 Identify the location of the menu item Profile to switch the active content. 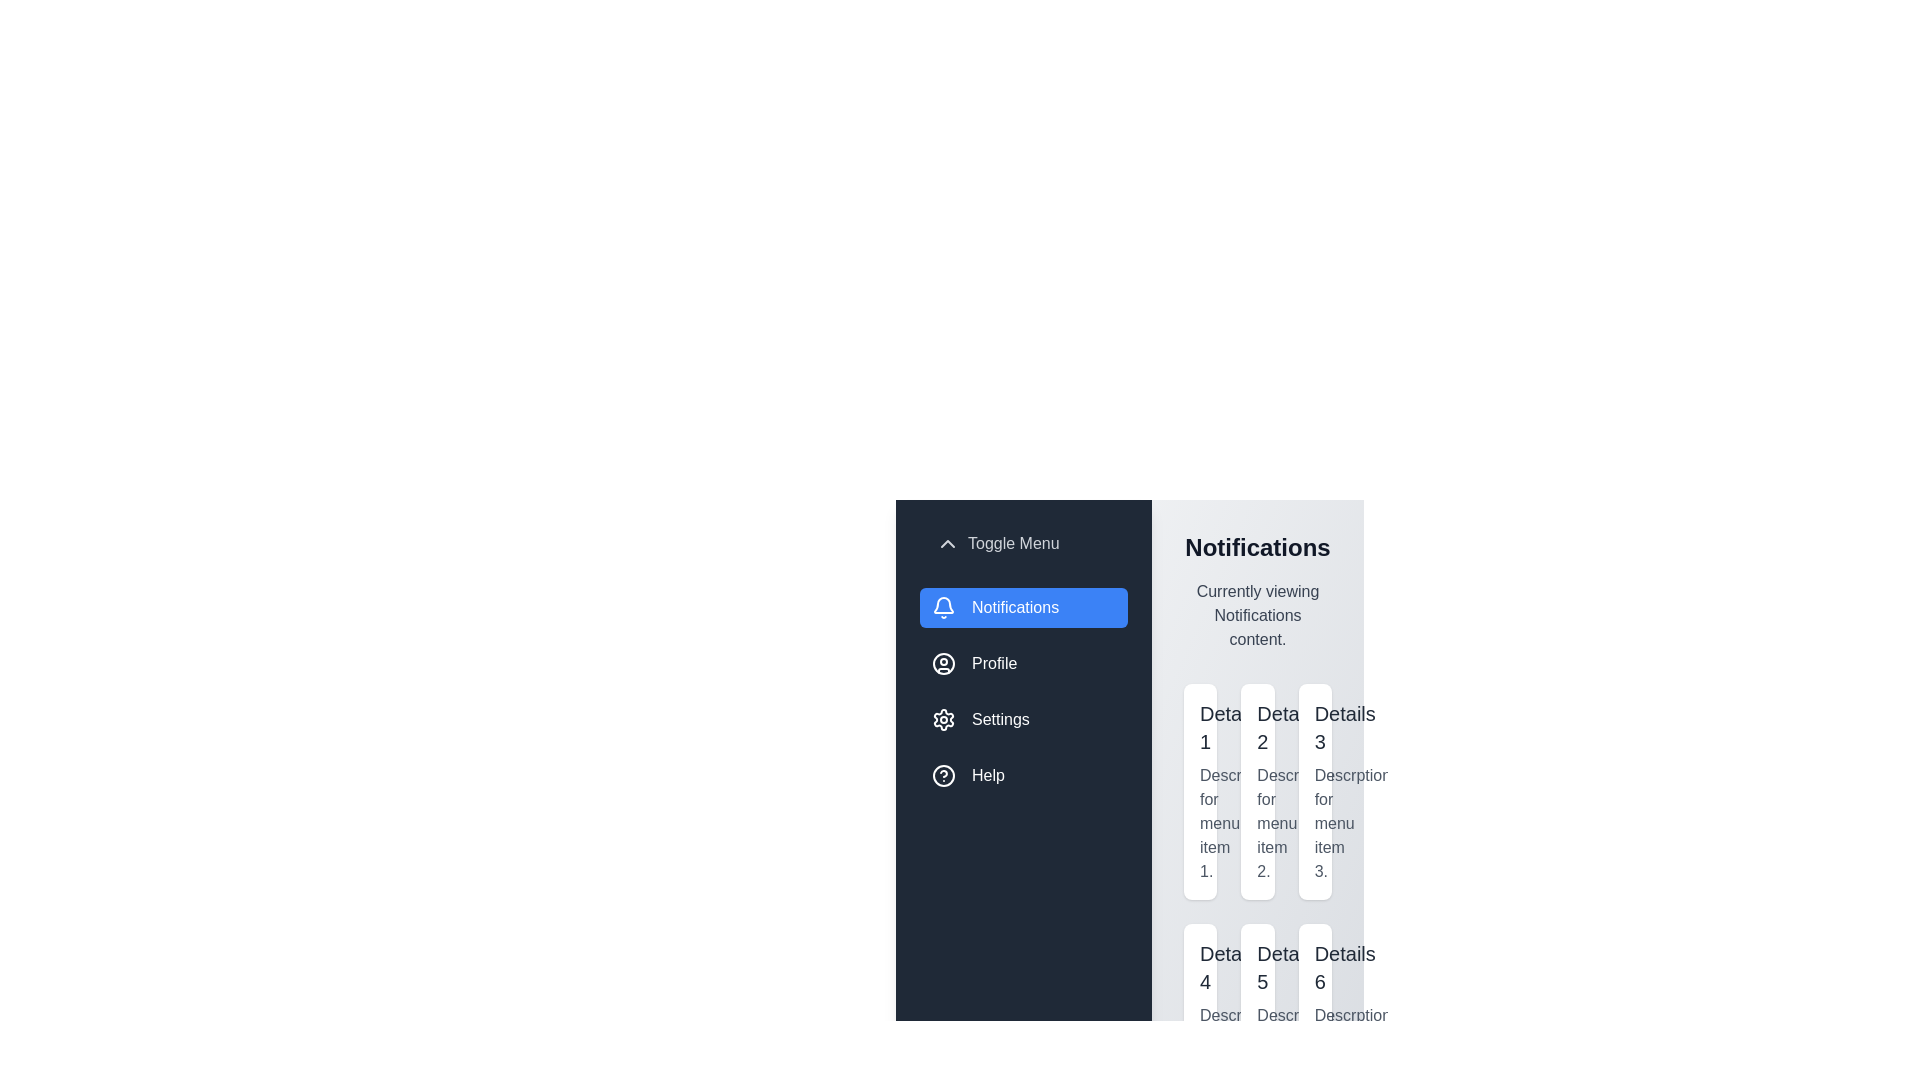
(1023, 663).